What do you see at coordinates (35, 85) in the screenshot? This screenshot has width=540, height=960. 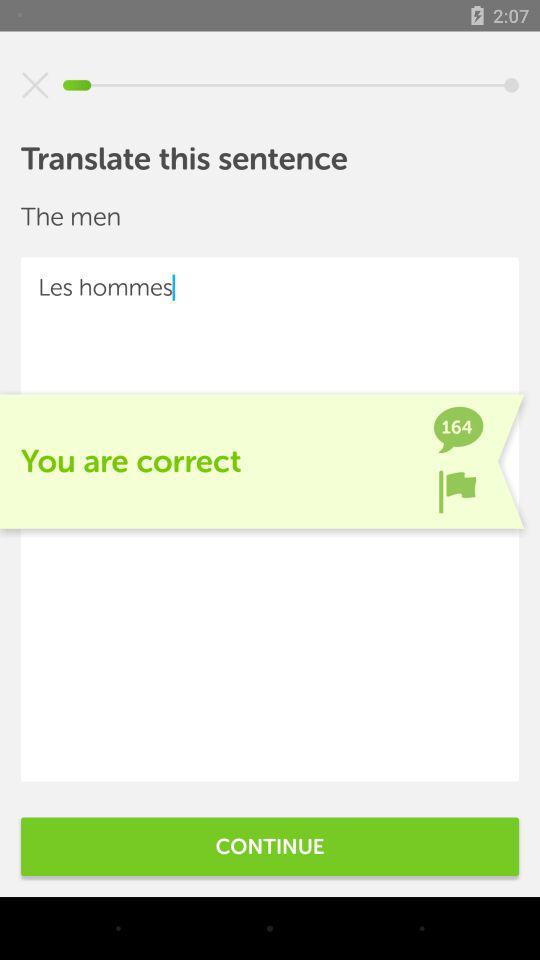 I see `the star icon` at bounding box center [35, 85].